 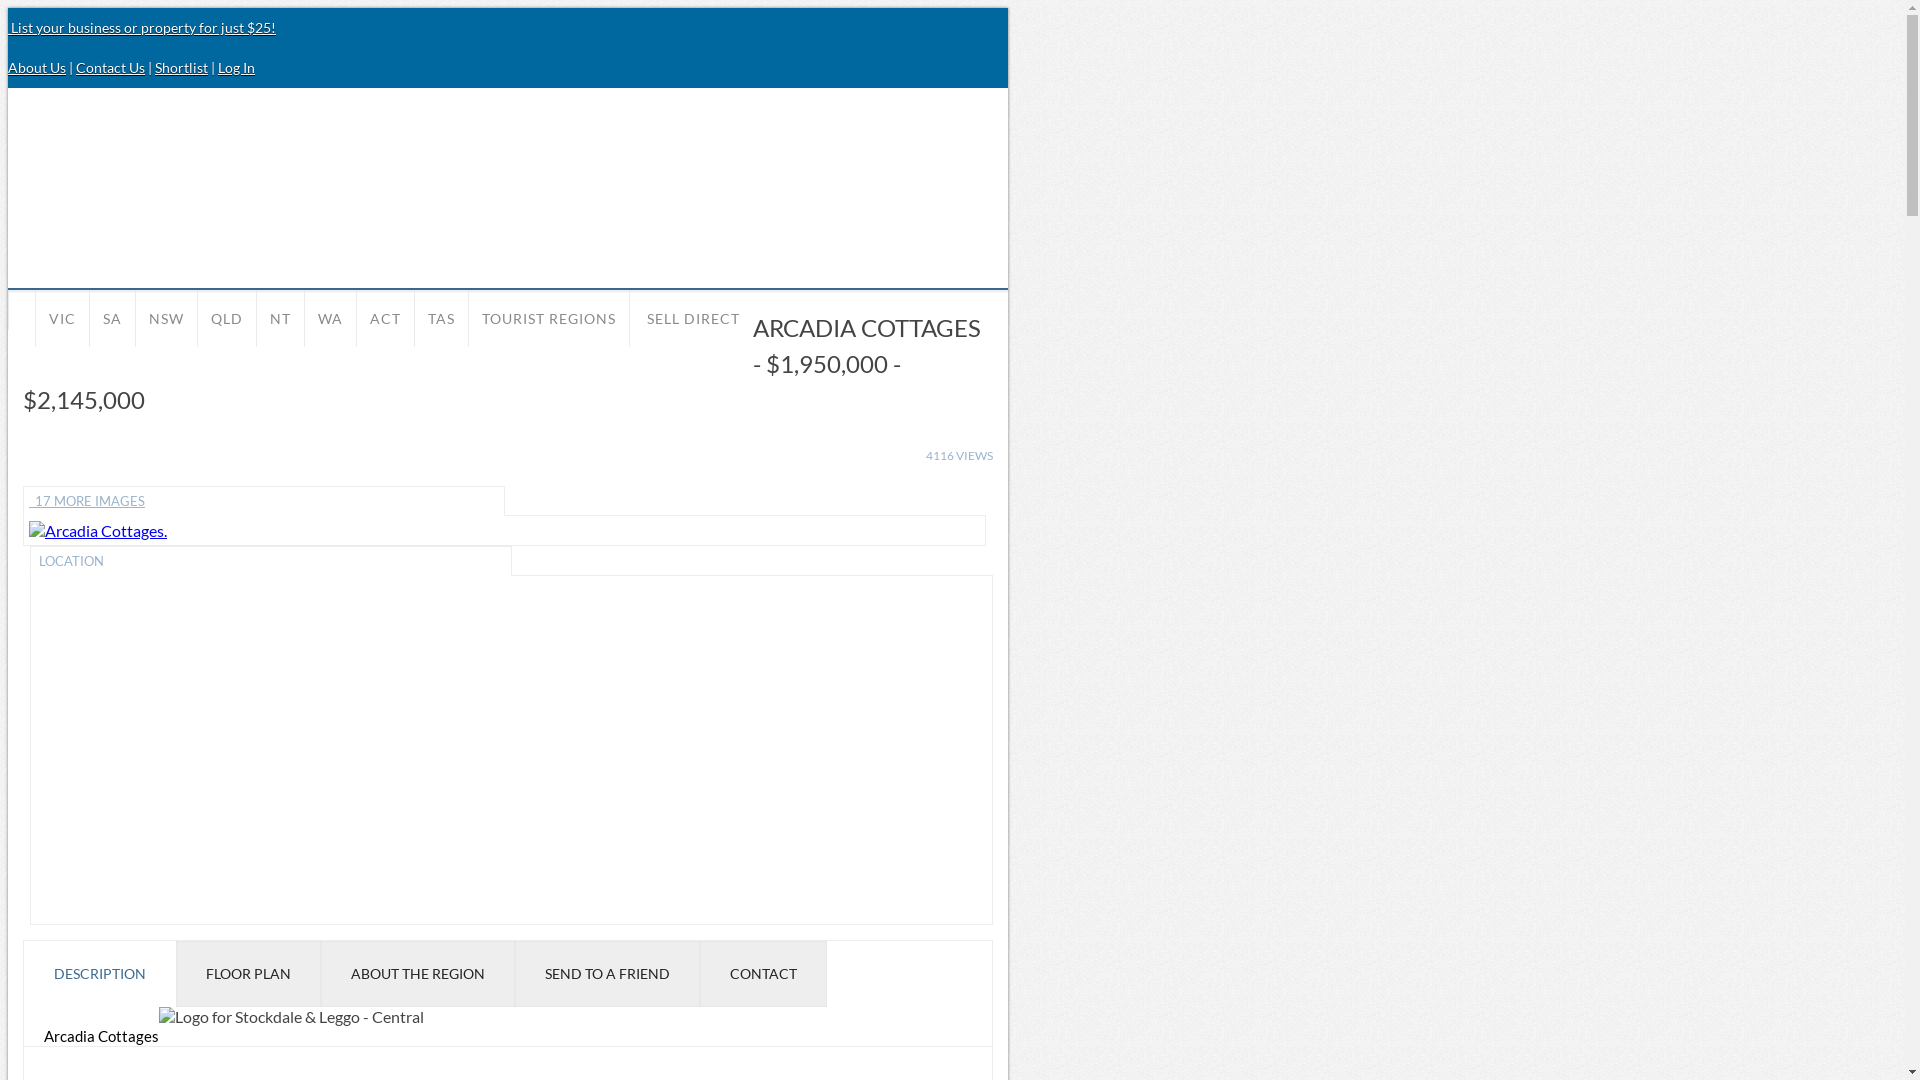 I want to click on 'FLOOR PLAN', so click(x=247, y=973).